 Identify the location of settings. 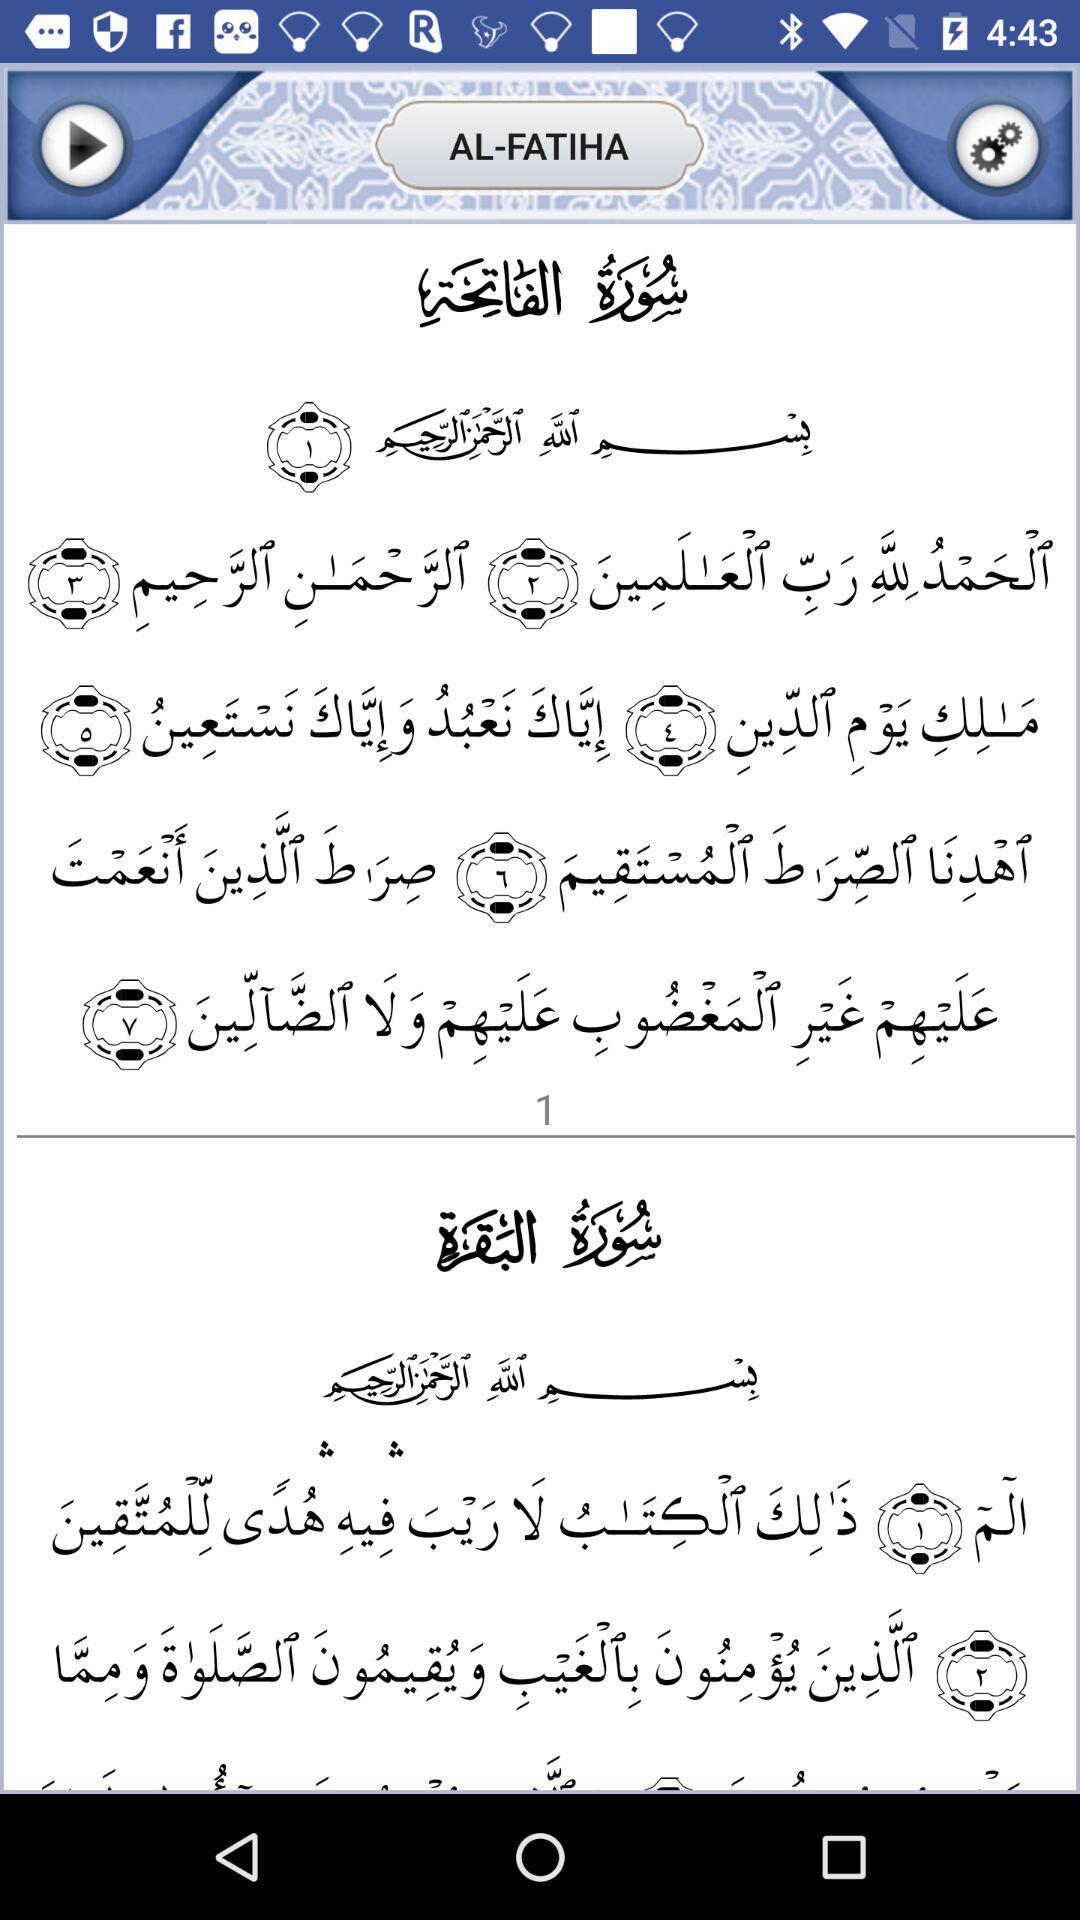
(997, 144).